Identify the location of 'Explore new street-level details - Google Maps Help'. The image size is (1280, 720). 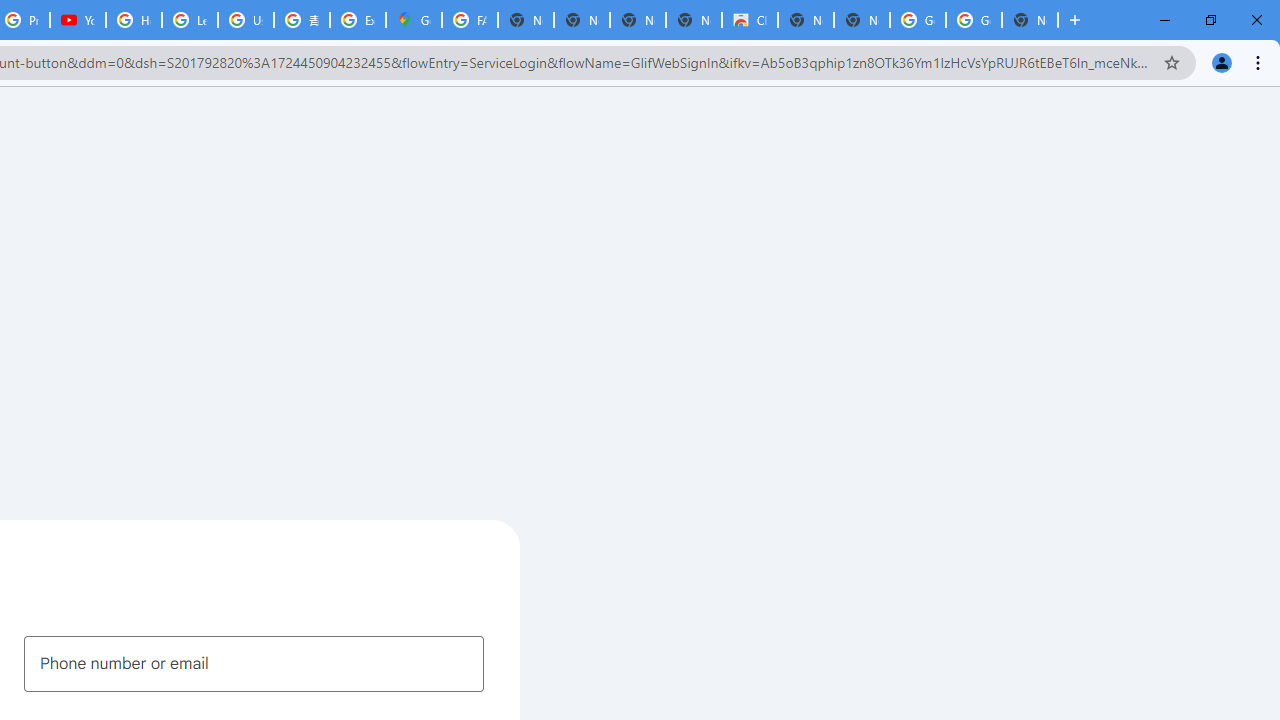
(358, 20).